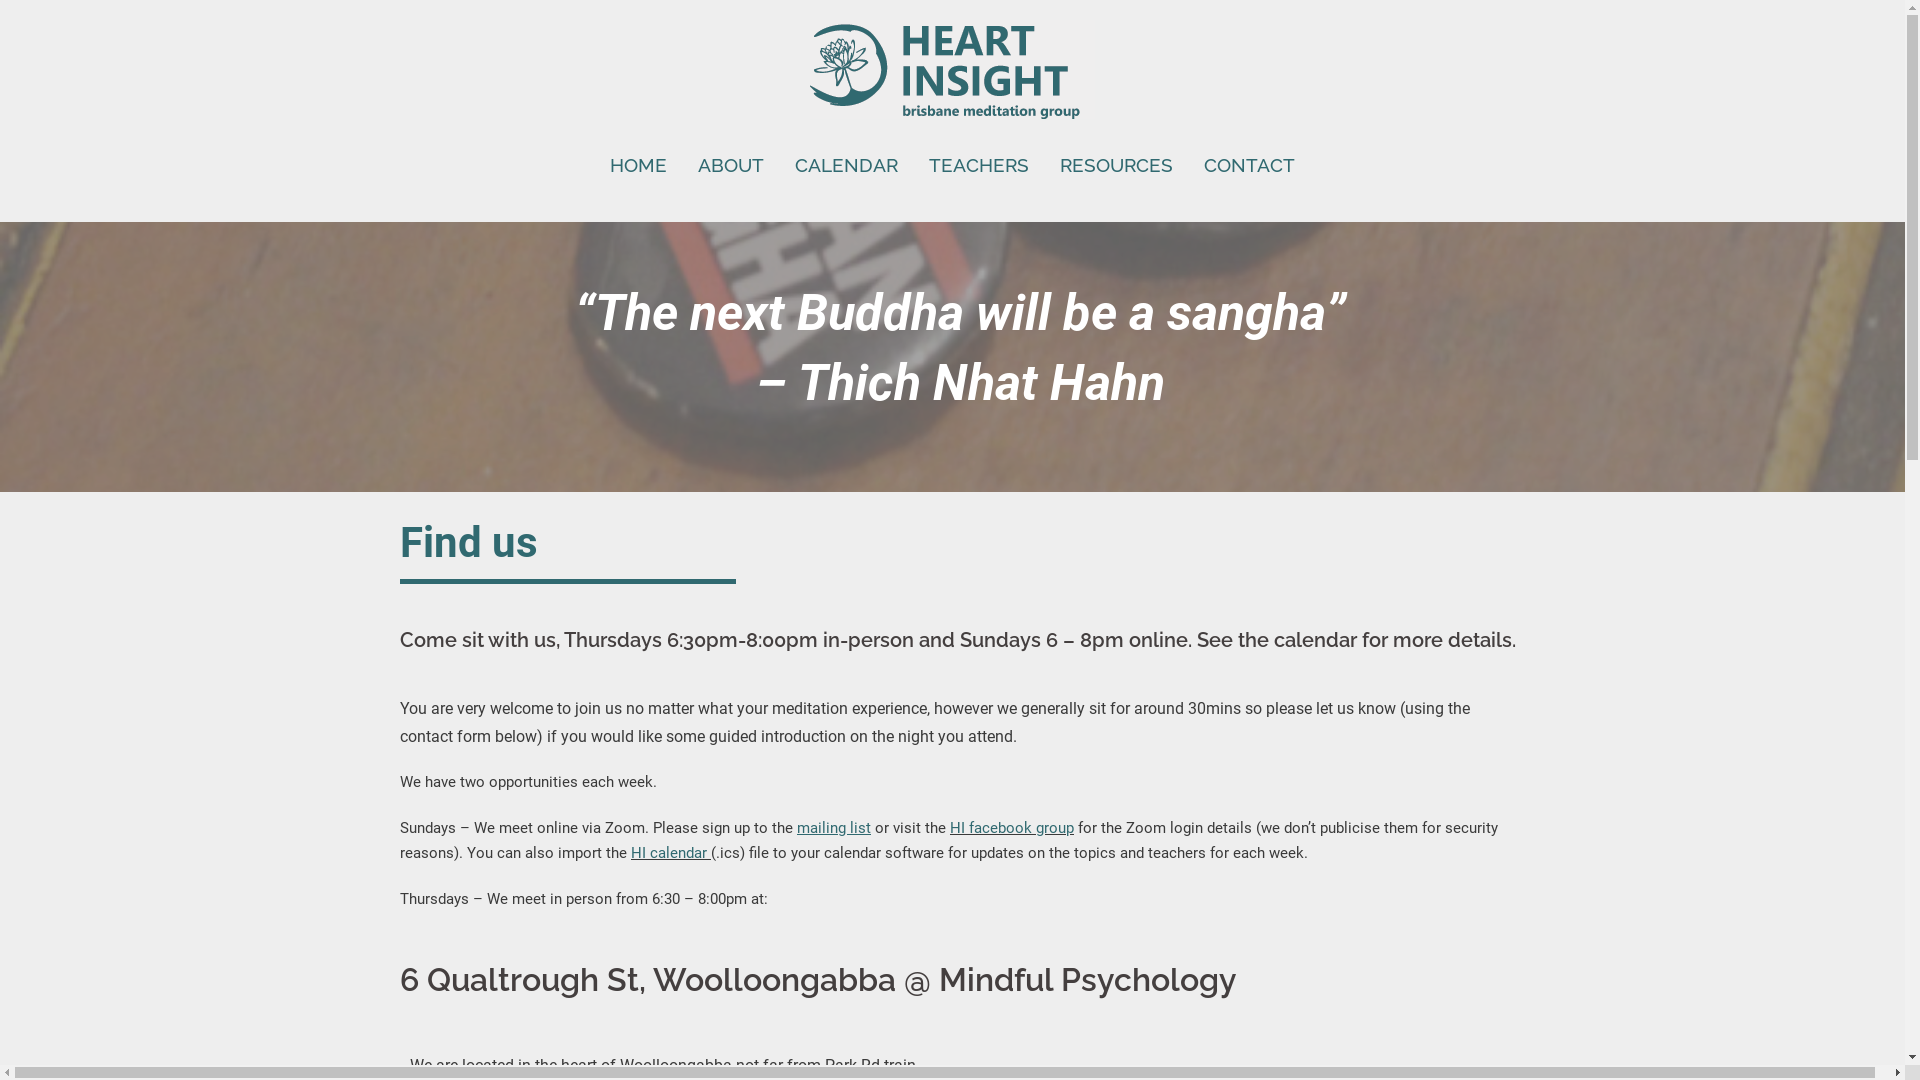 Image resolution: width=1920 pixels, height=1080 pixels. I want to click on 'HOME', so click(637, 164).